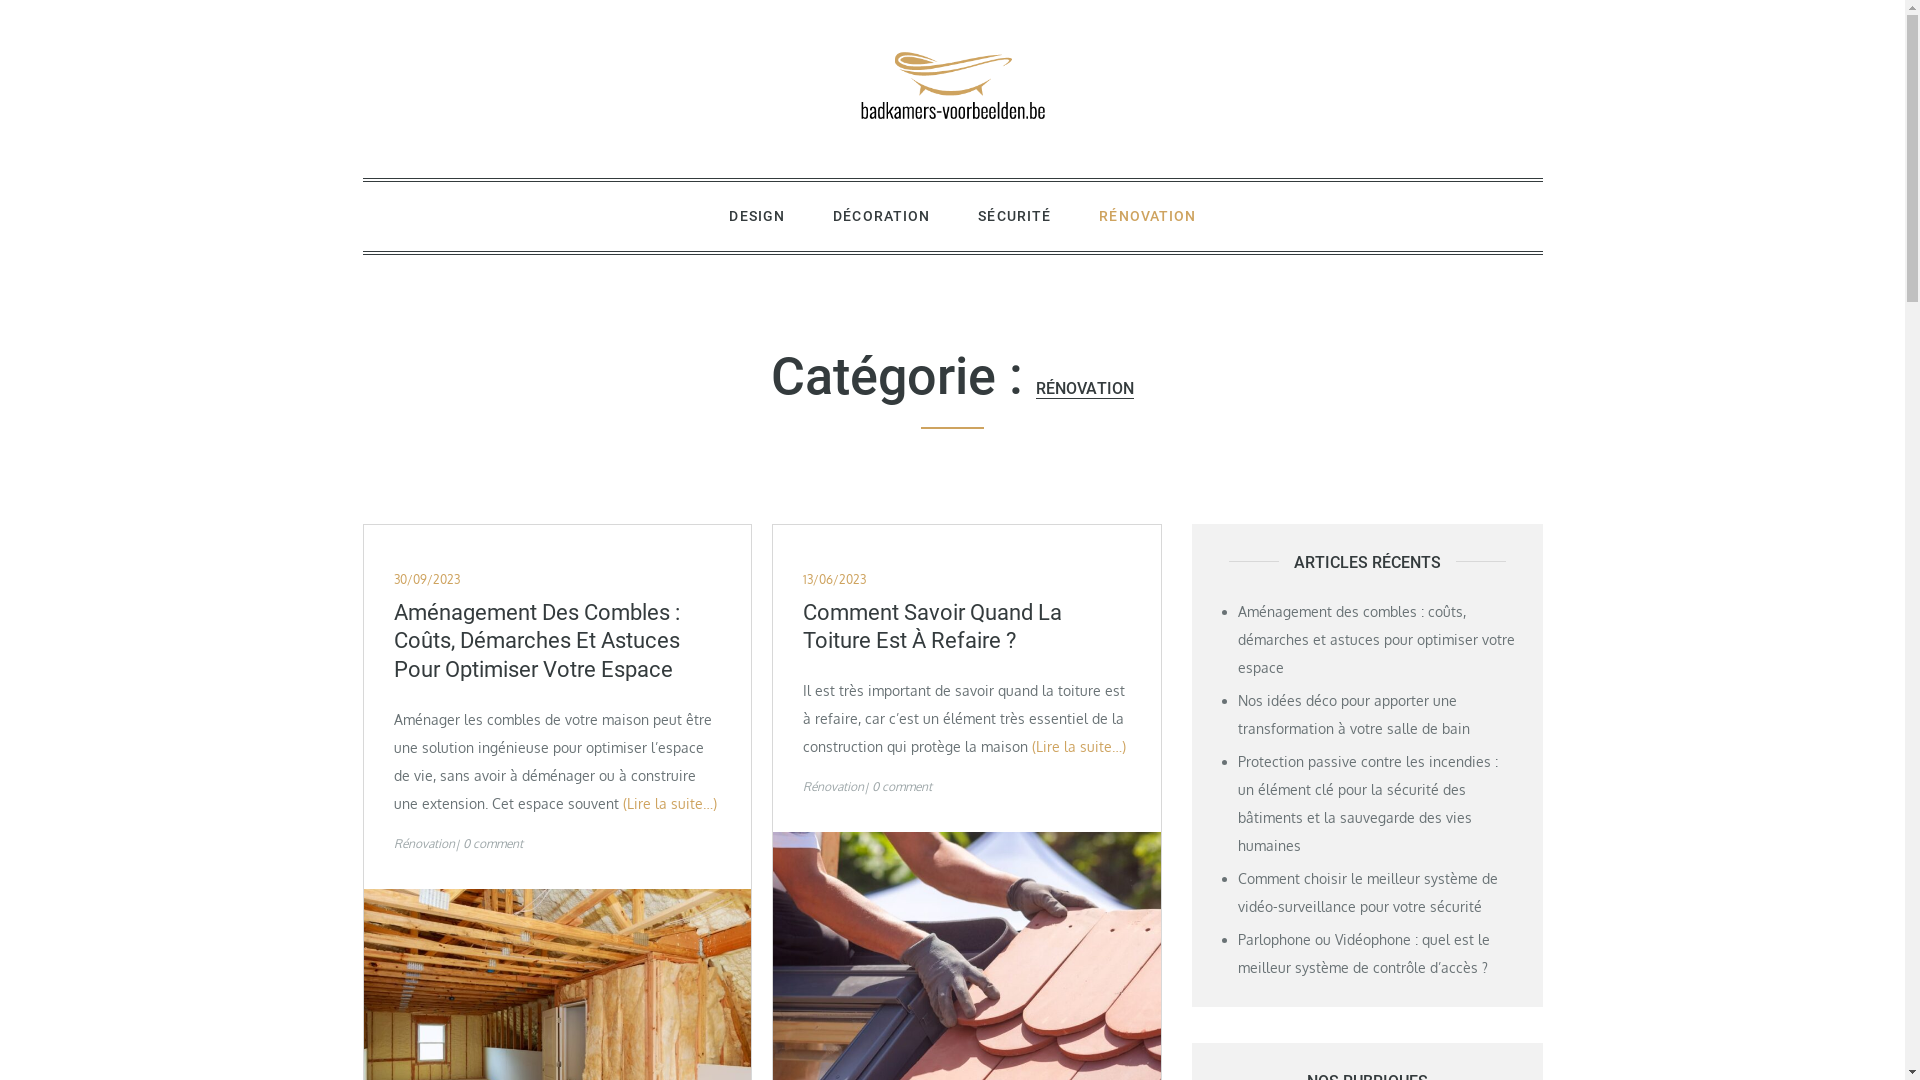  What do you see at coordinates (834, 579) in the screenshot?
I see `'13/06/2023'` at bounding box center [834, 579].